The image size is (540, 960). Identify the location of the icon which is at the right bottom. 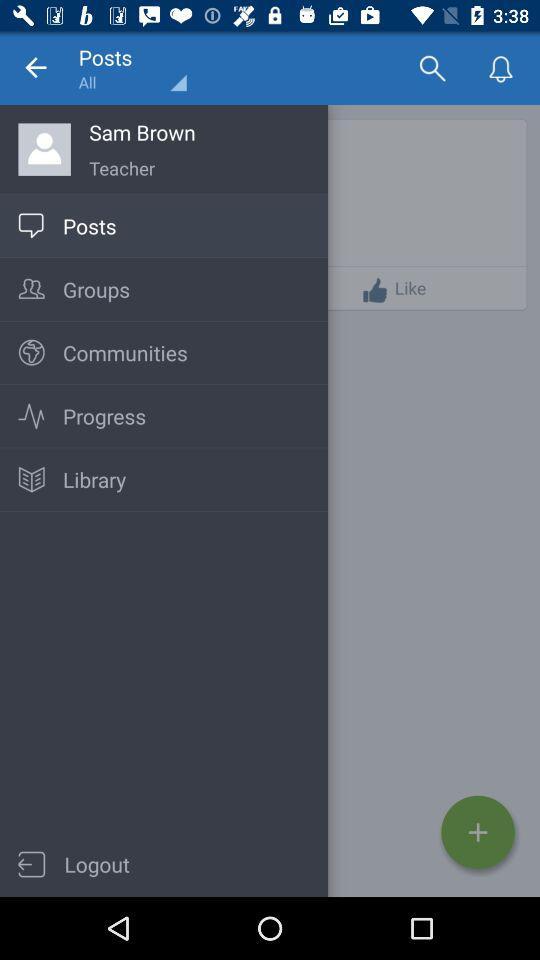
(477, 832).